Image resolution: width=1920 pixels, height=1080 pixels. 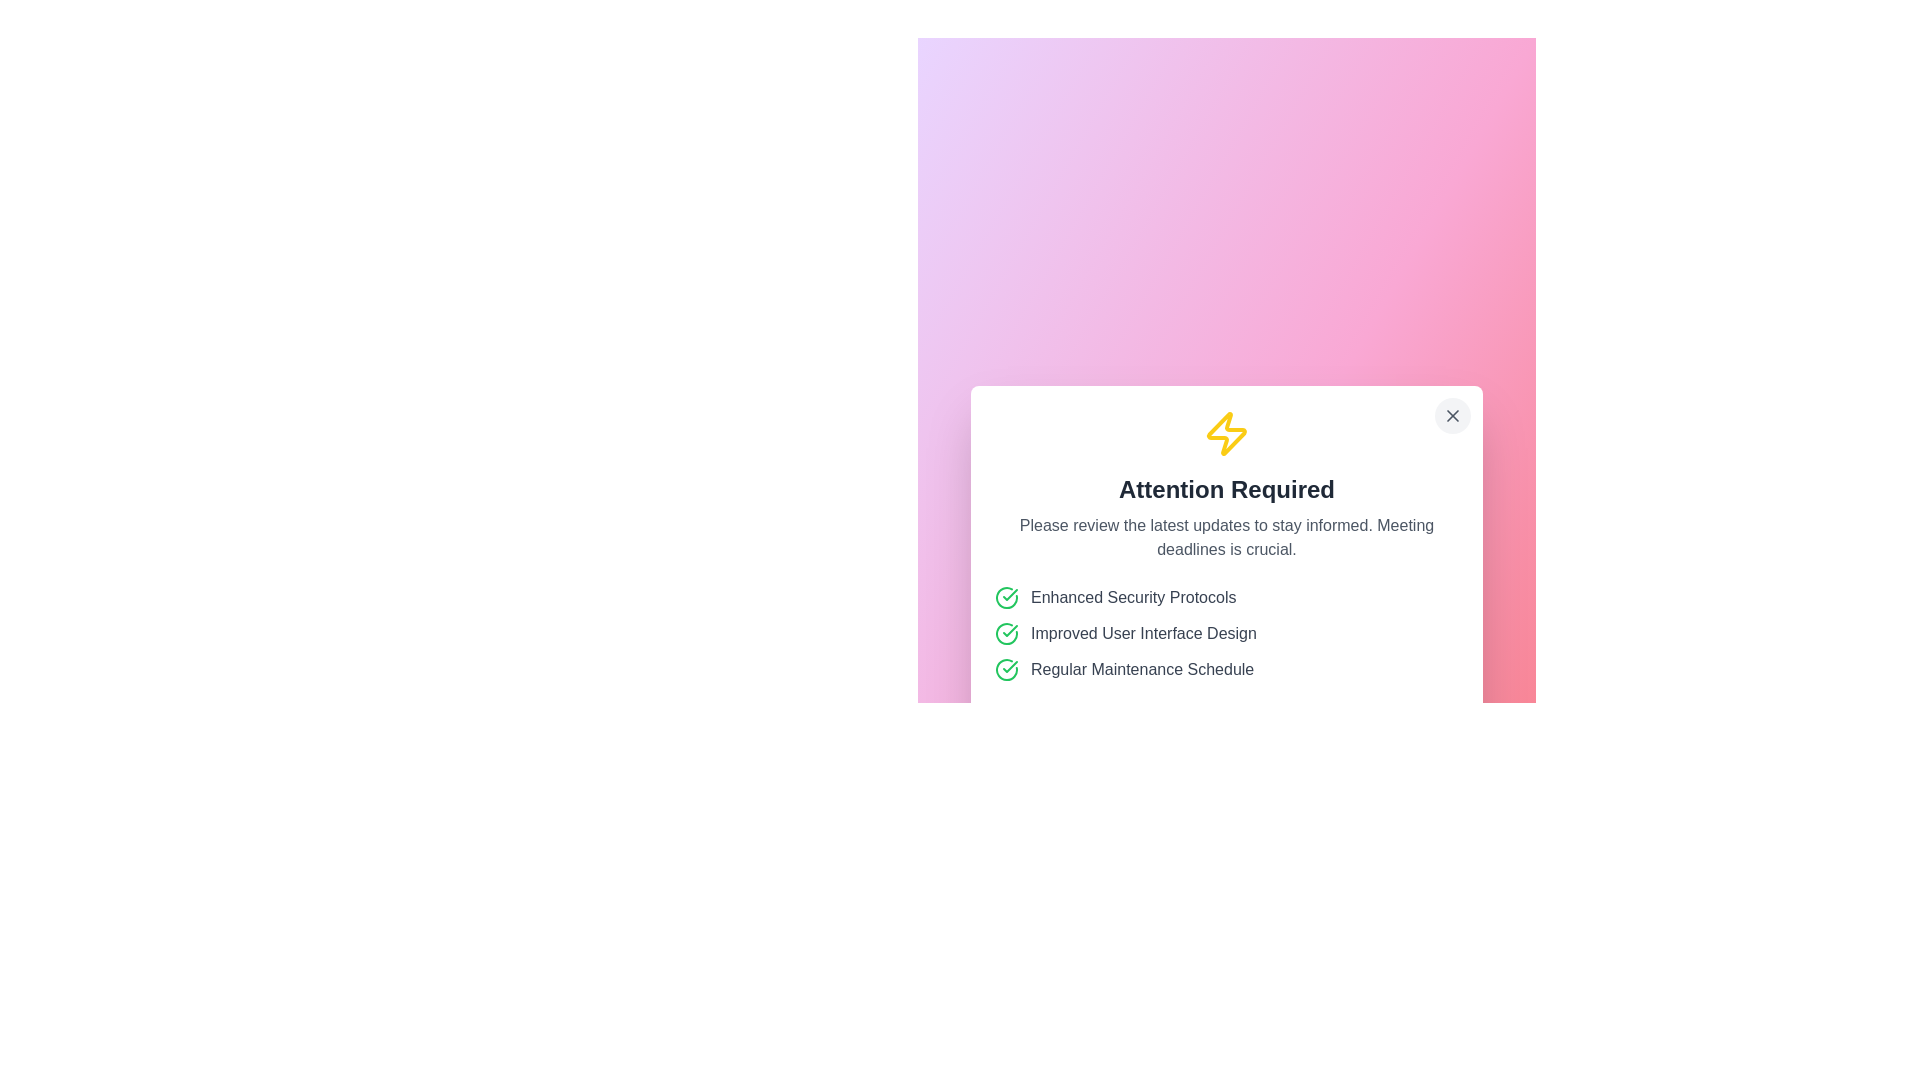 I want to click on the circular button with a light gray background and a dark gray 'X' icon located at the top-right corner of the modal dialog, so click(x=1453, y=415).